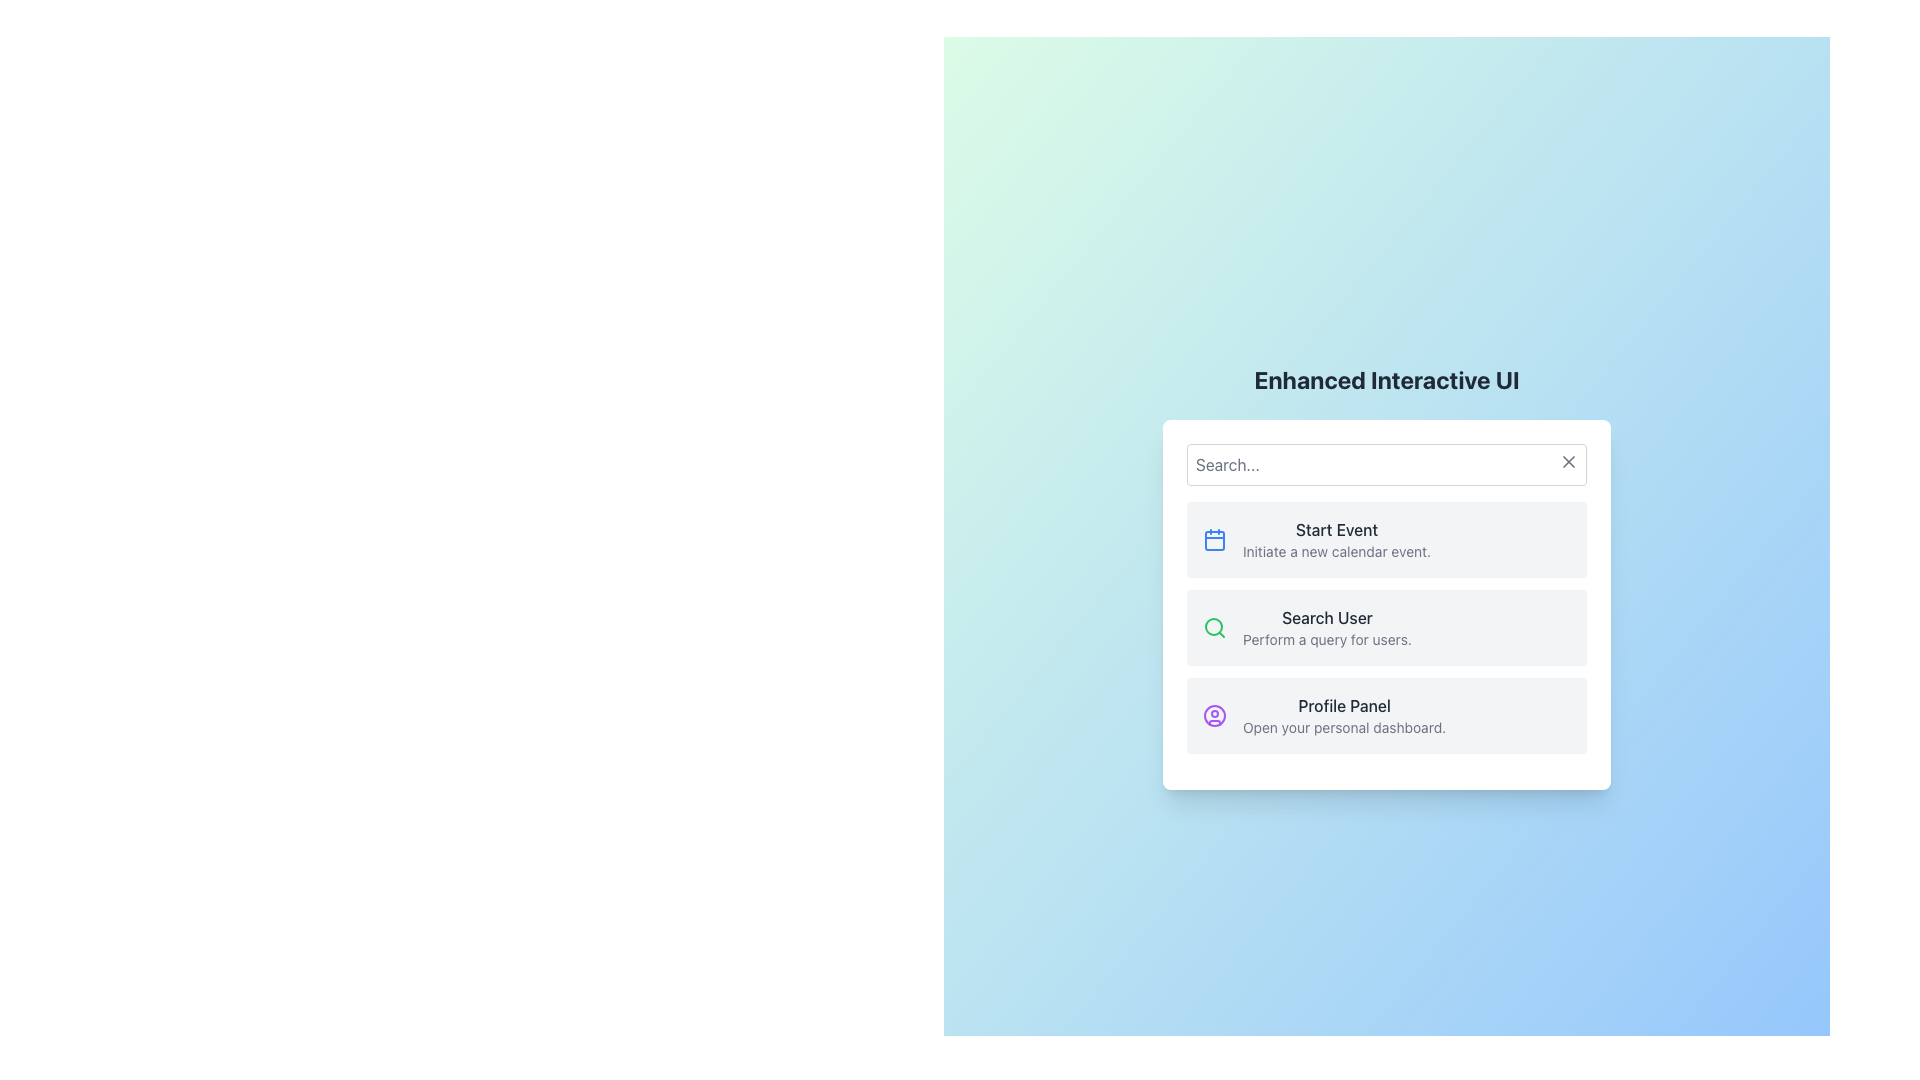 Image resolution: width=1920 pixels, height=1080 pixels. Describe the element at coordinates (1213, 540) in the screenshot. I see `the blue calendar icon located to the left of the 'Start Event' text to interact with its associated functionality` at that location.